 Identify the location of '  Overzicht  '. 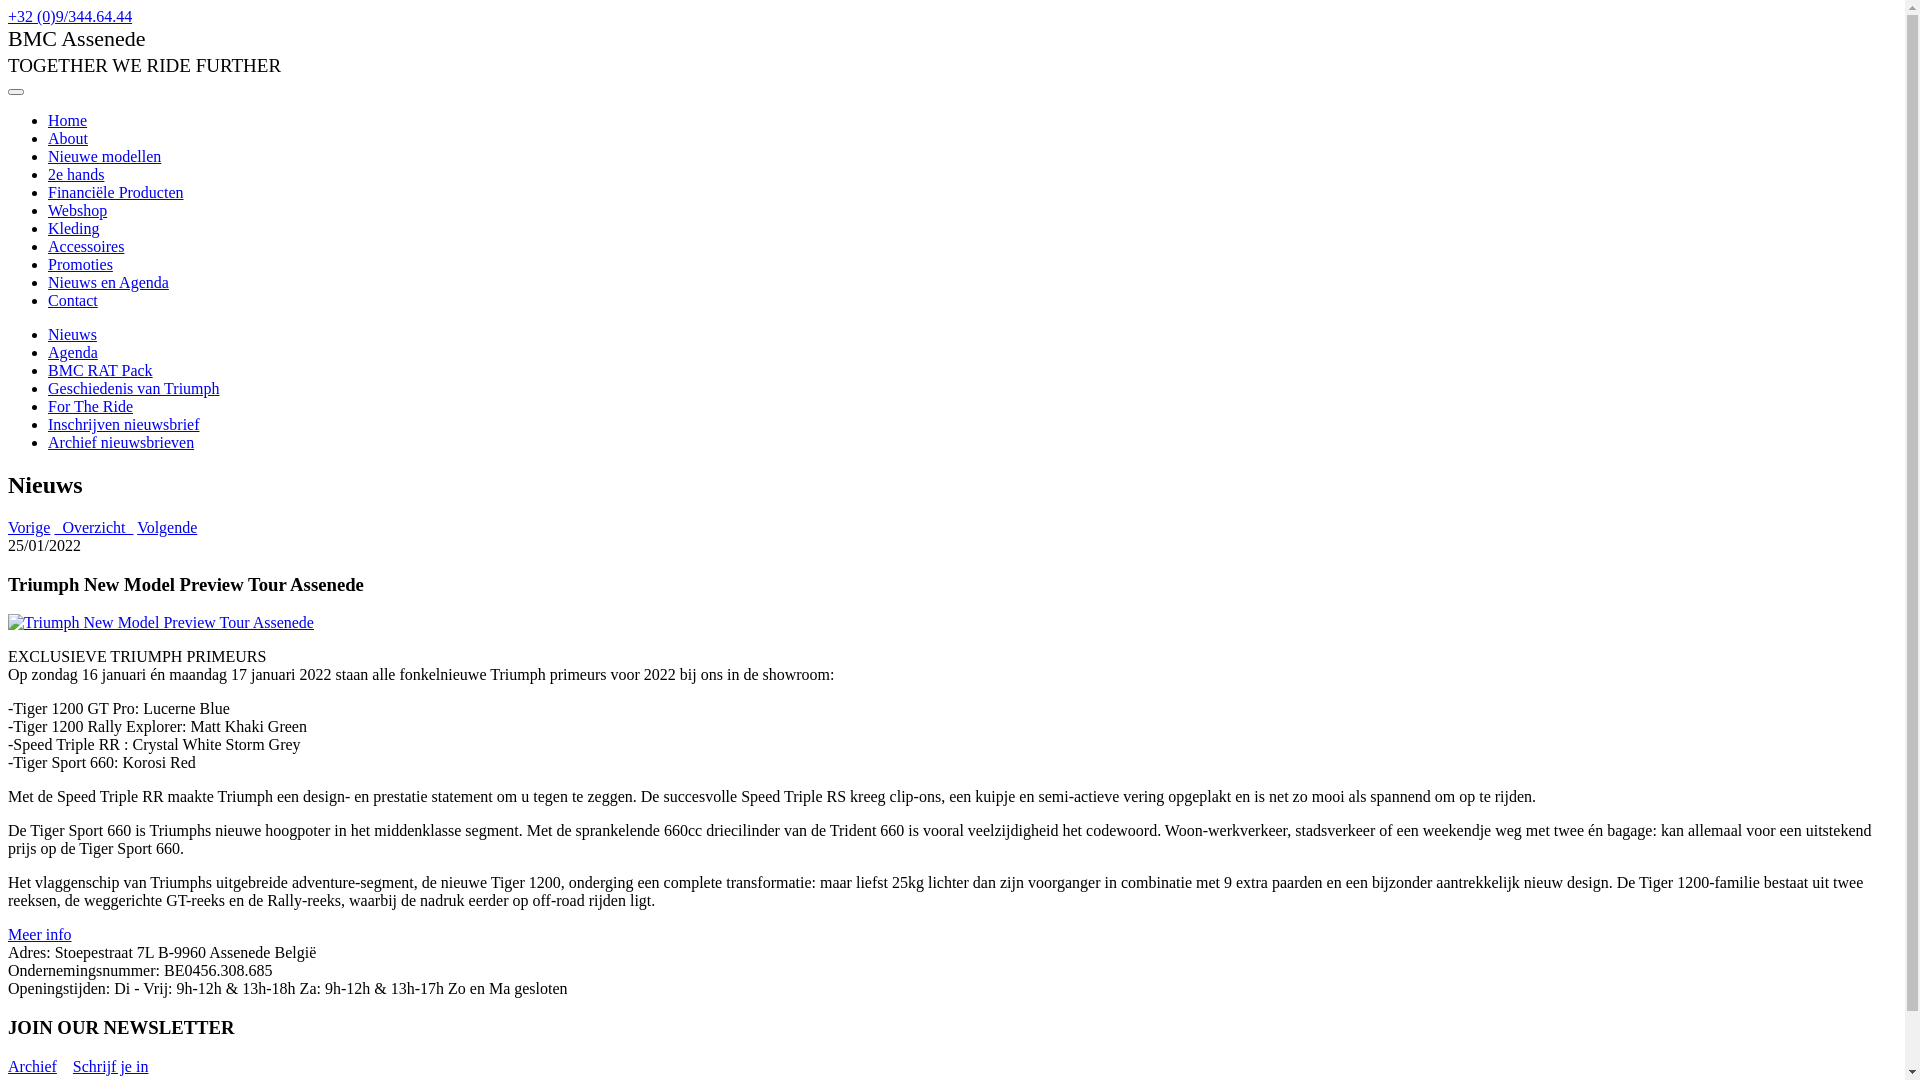
(92, 526).